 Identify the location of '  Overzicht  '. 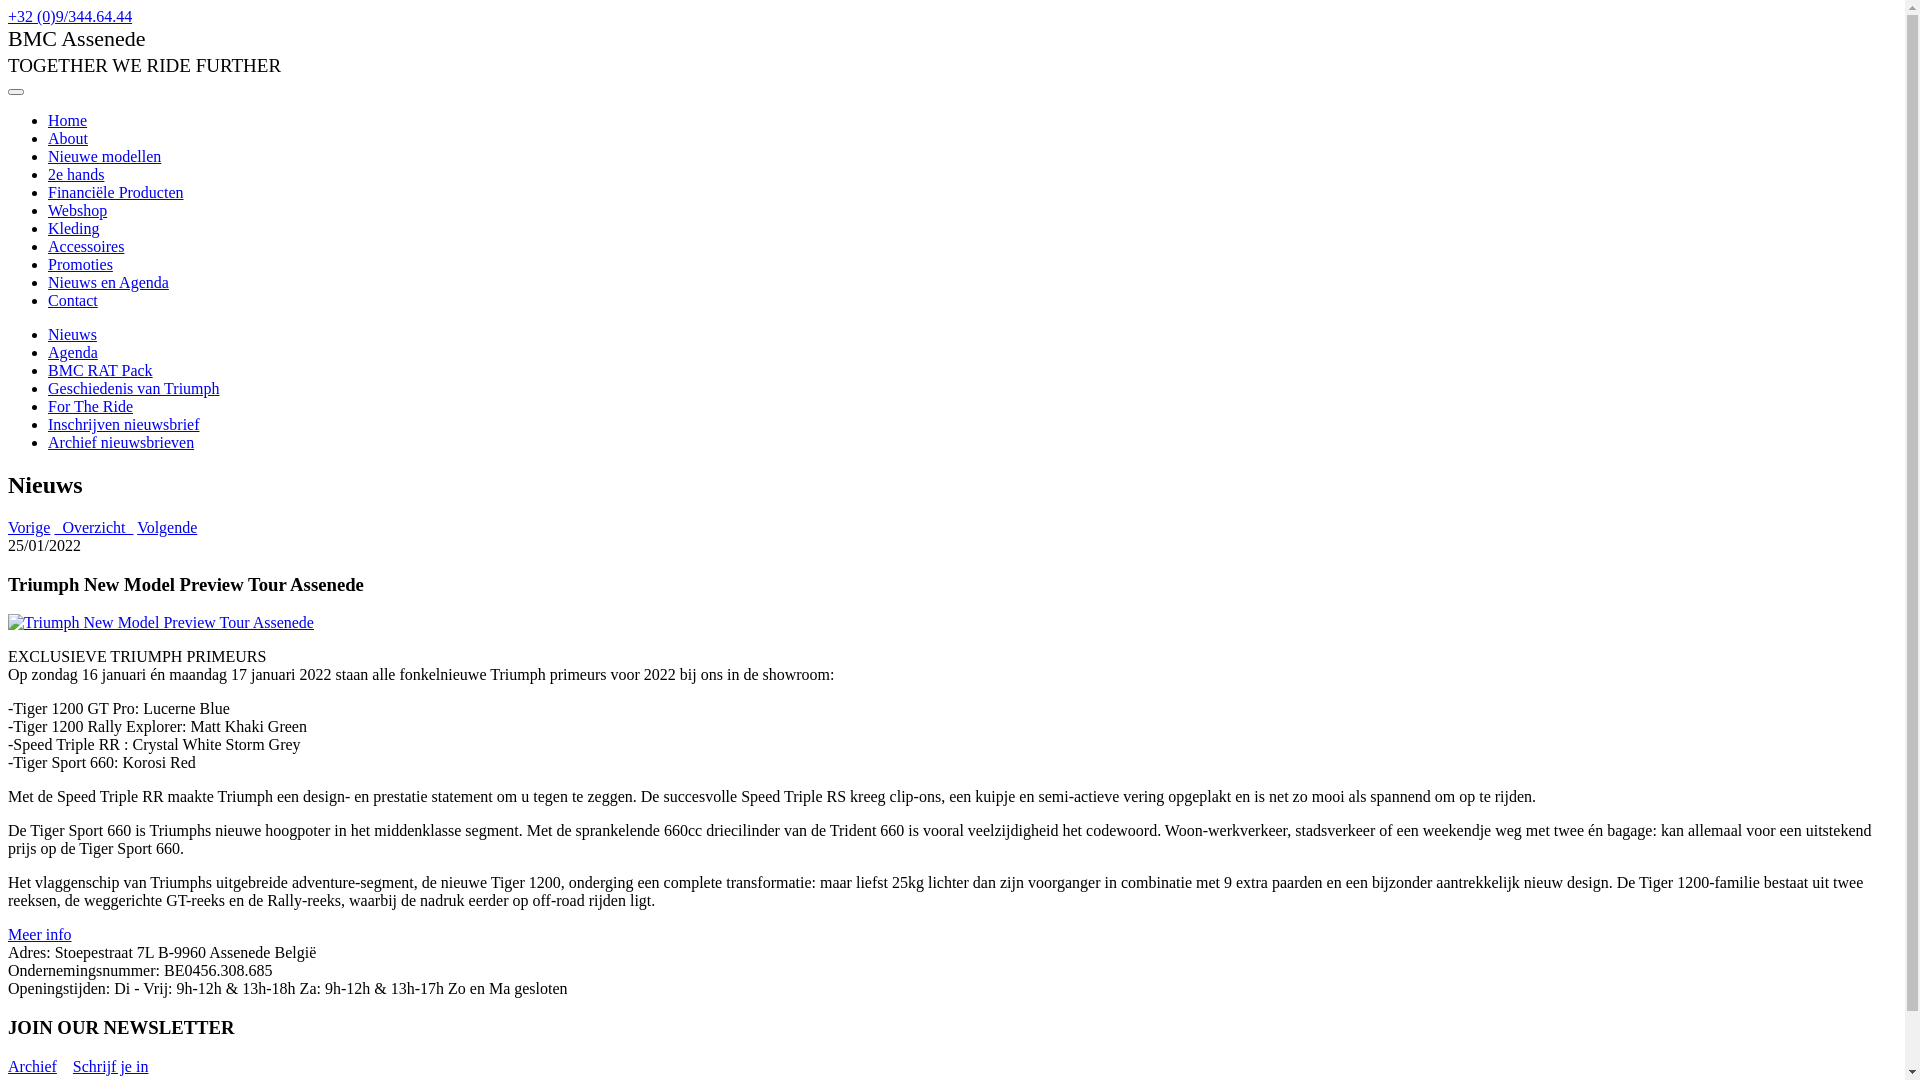
(92, 526).